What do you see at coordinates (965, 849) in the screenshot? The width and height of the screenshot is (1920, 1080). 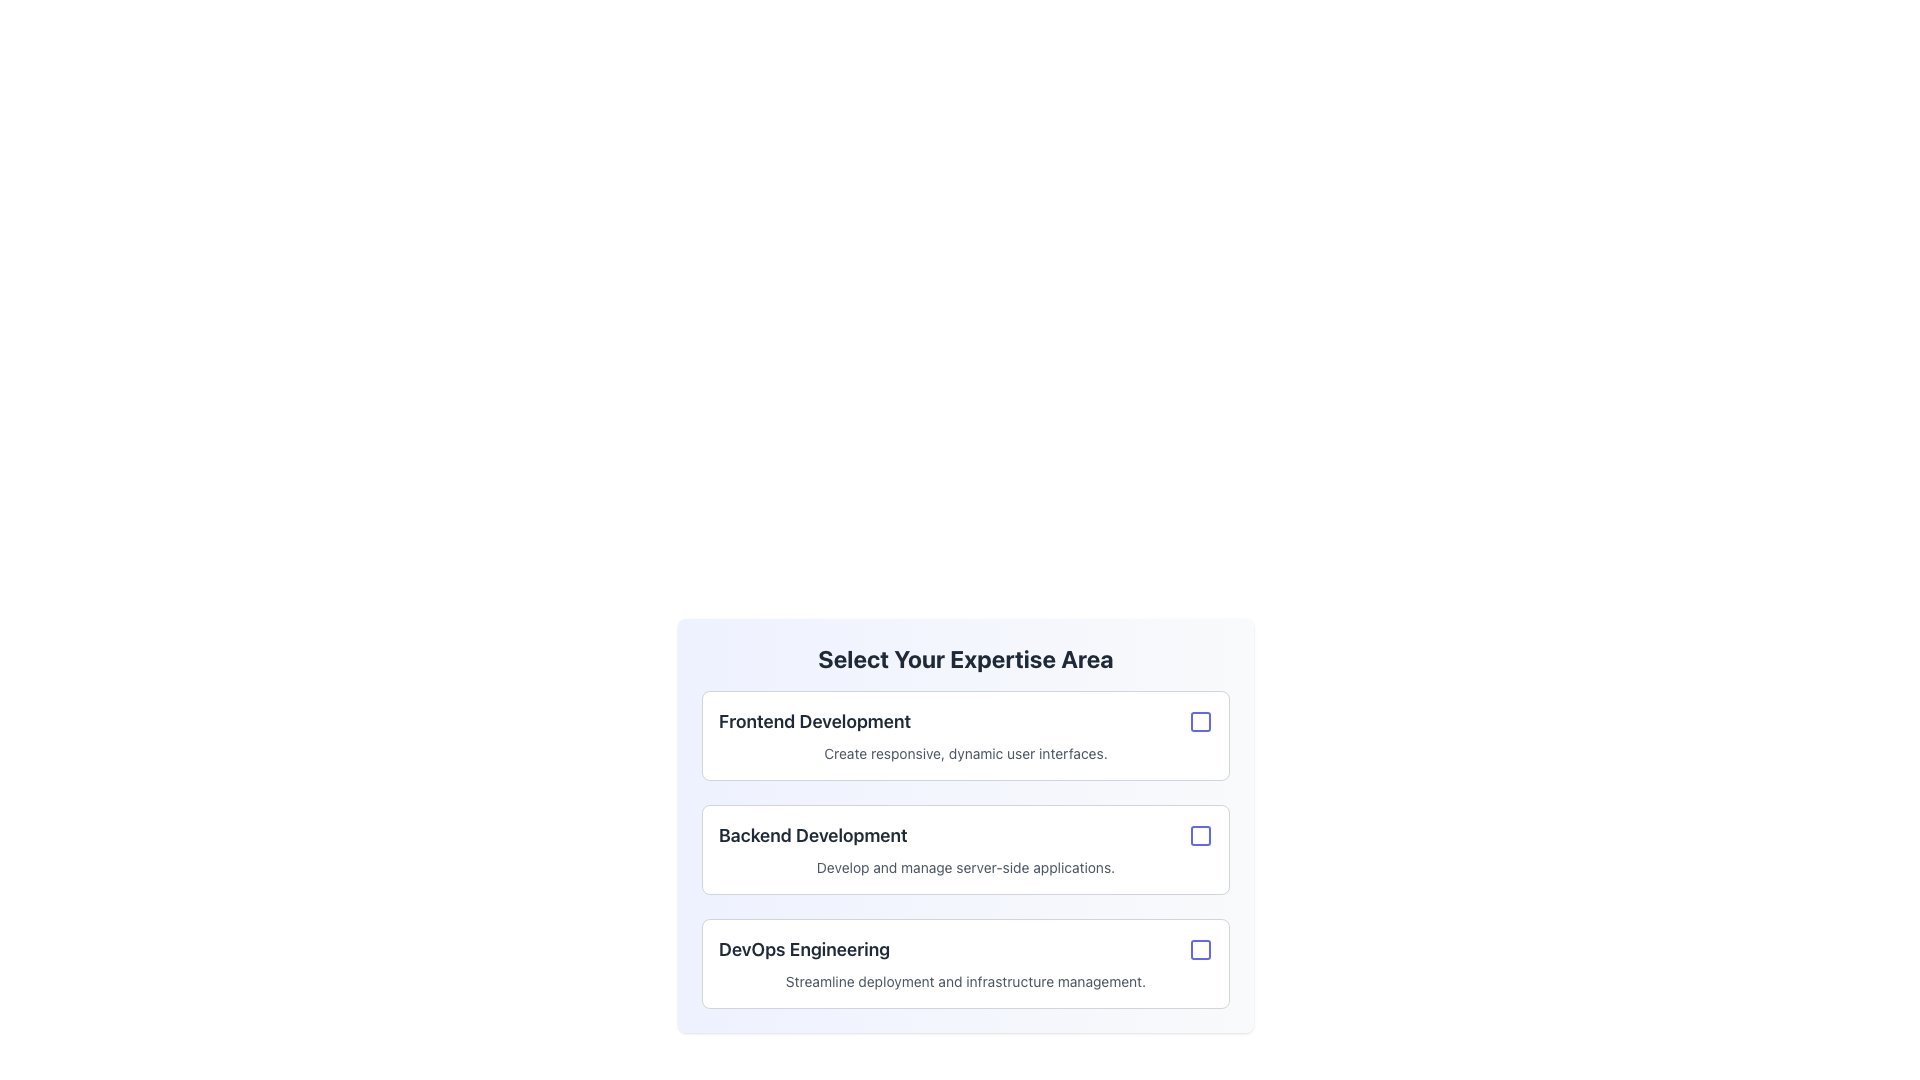 I see `the checkbox on the second card component representing an expertise area option in the 'Select Your Expertise Area' section` at bounding box center [965, 849].